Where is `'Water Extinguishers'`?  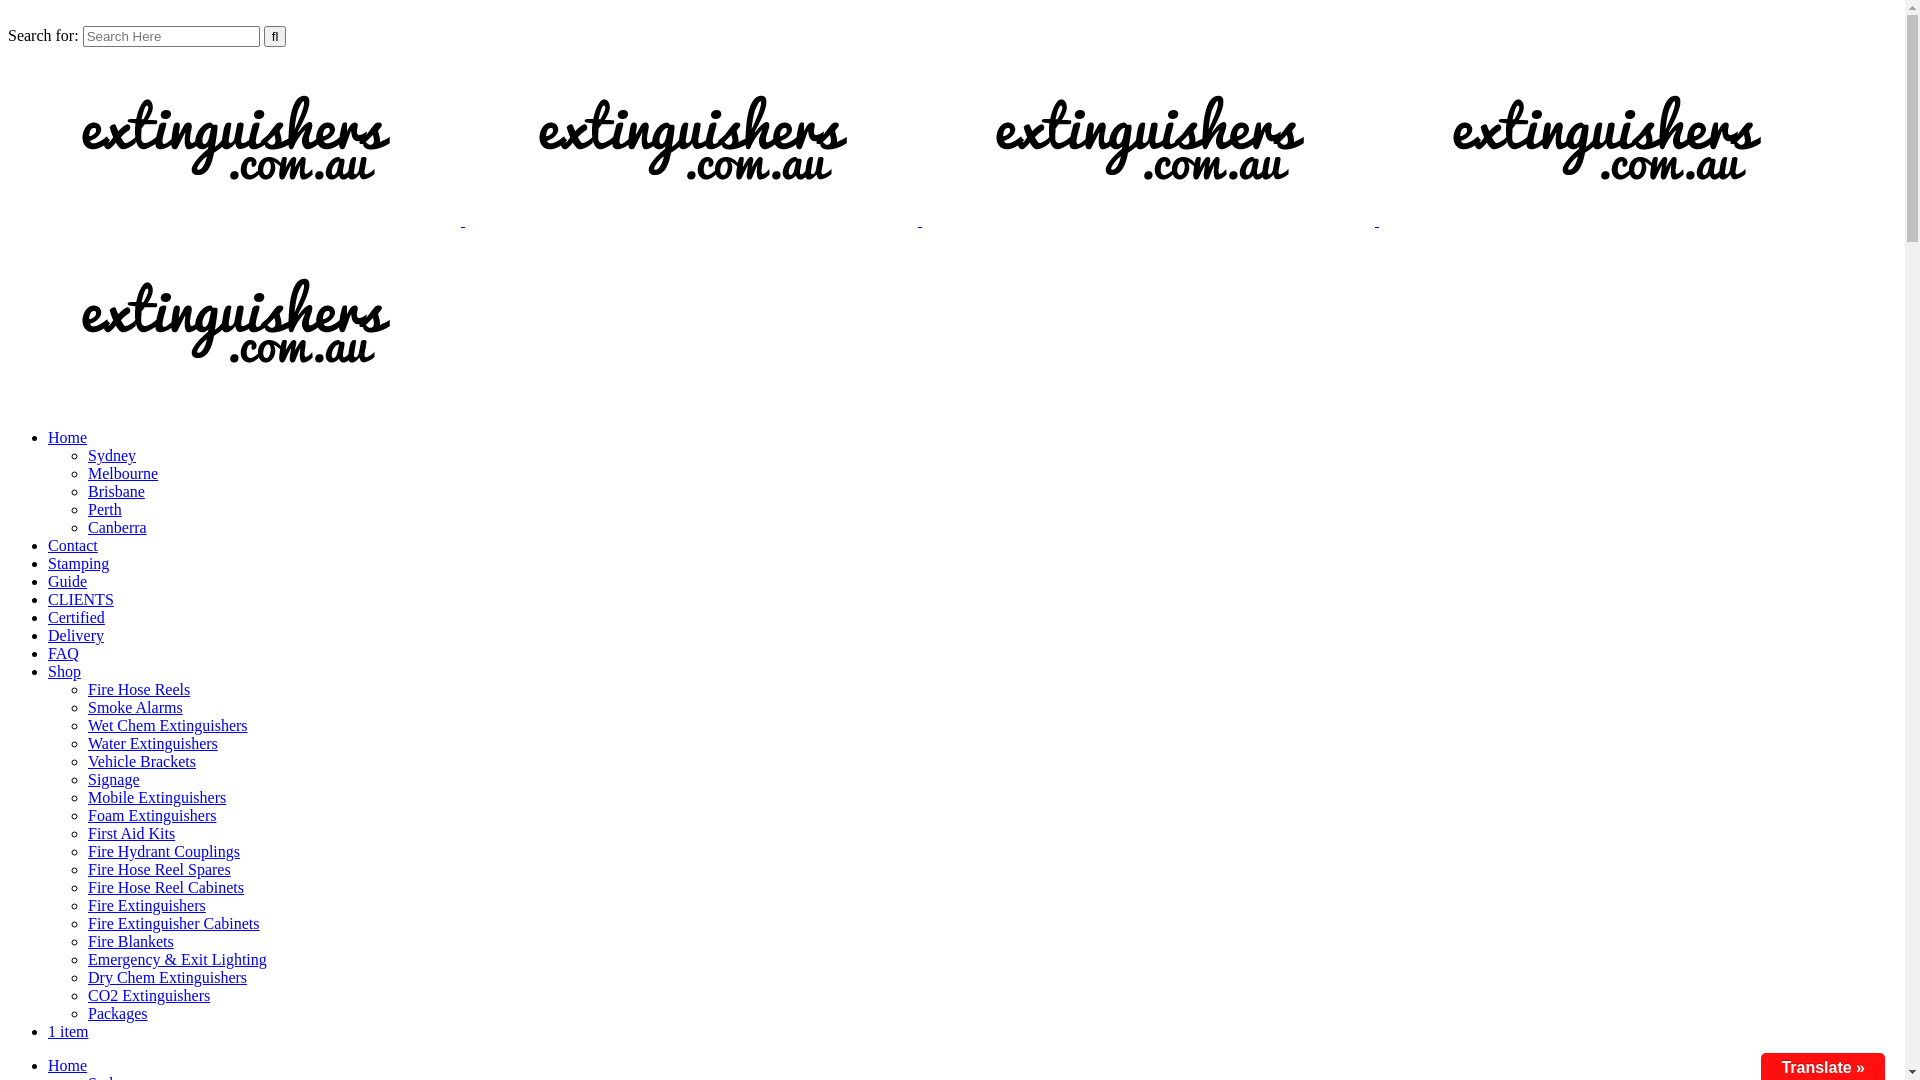 'Water Extinguishers' is located at coordinates (152, 743).